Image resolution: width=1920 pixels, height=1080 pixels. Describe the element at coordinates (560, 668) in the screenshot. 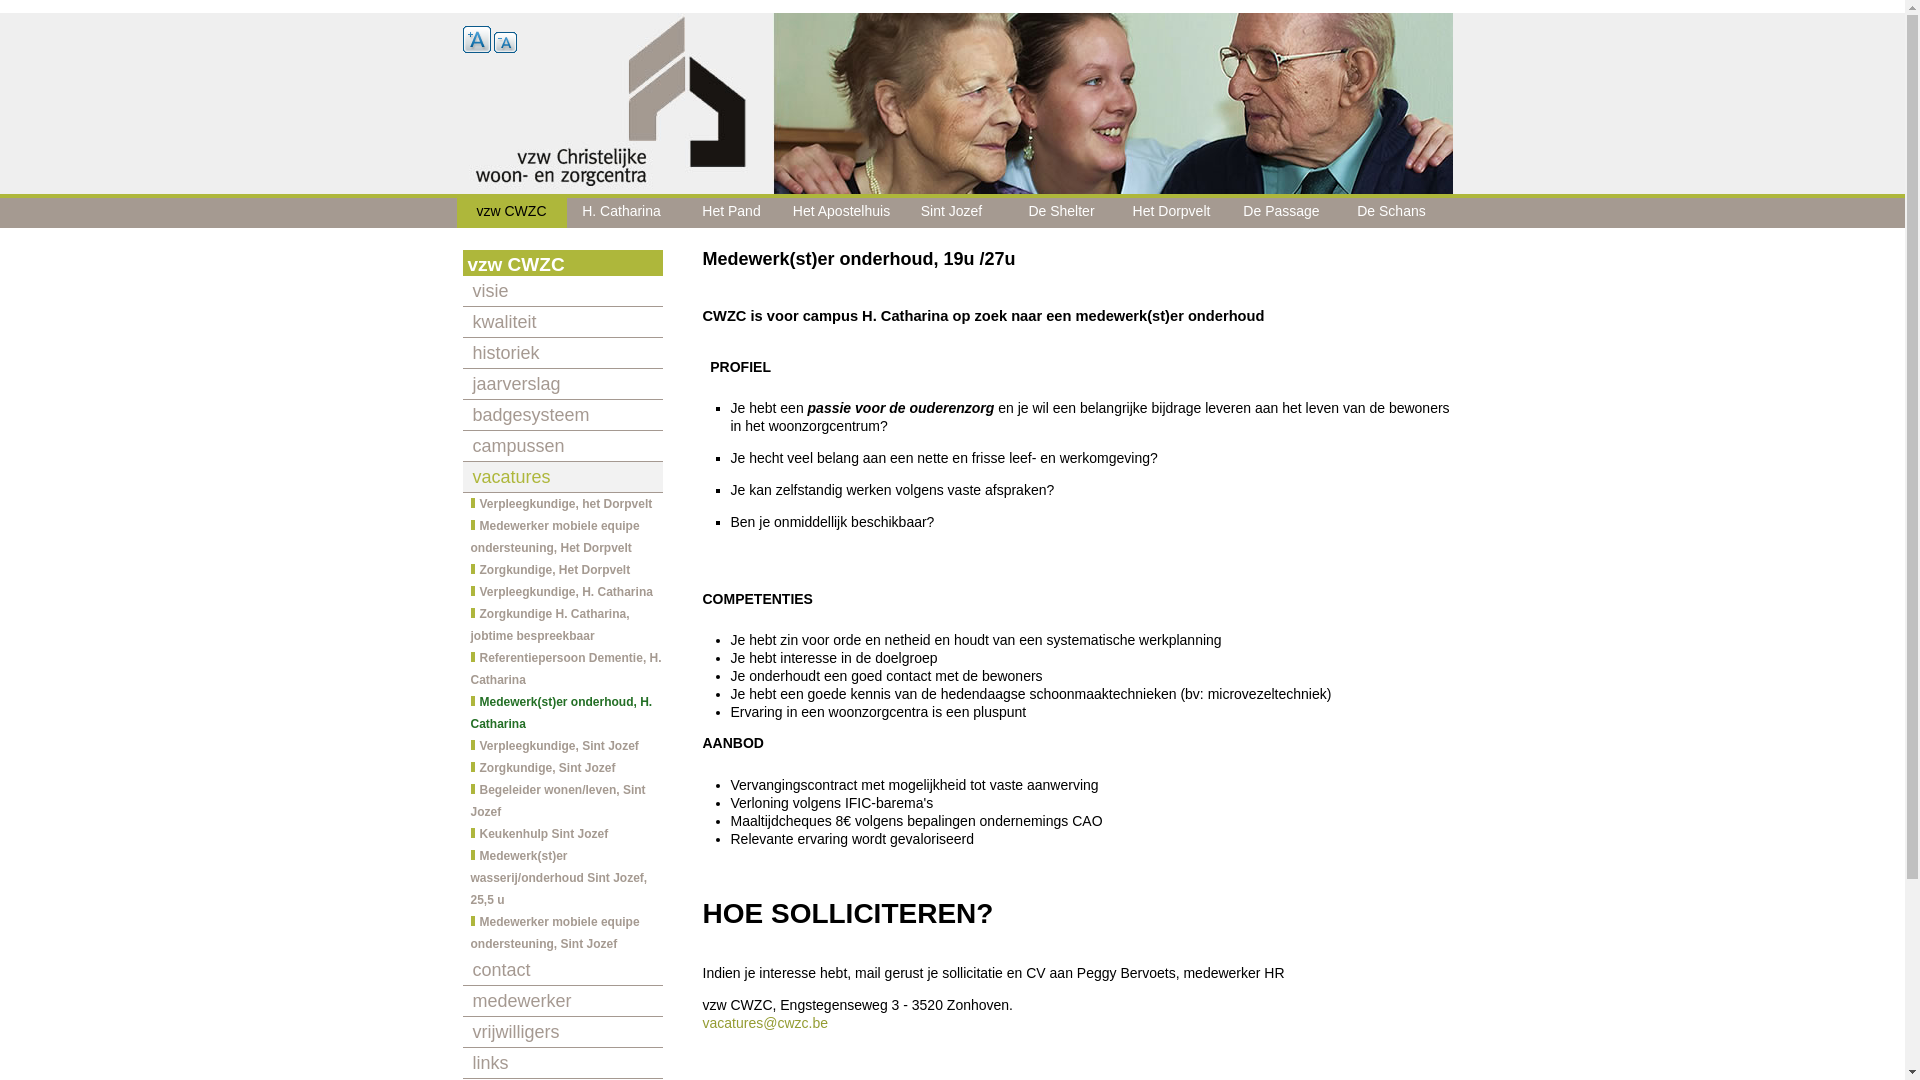

I see `'Referentiepersoon Dementie, H. Catharina'` at that location.